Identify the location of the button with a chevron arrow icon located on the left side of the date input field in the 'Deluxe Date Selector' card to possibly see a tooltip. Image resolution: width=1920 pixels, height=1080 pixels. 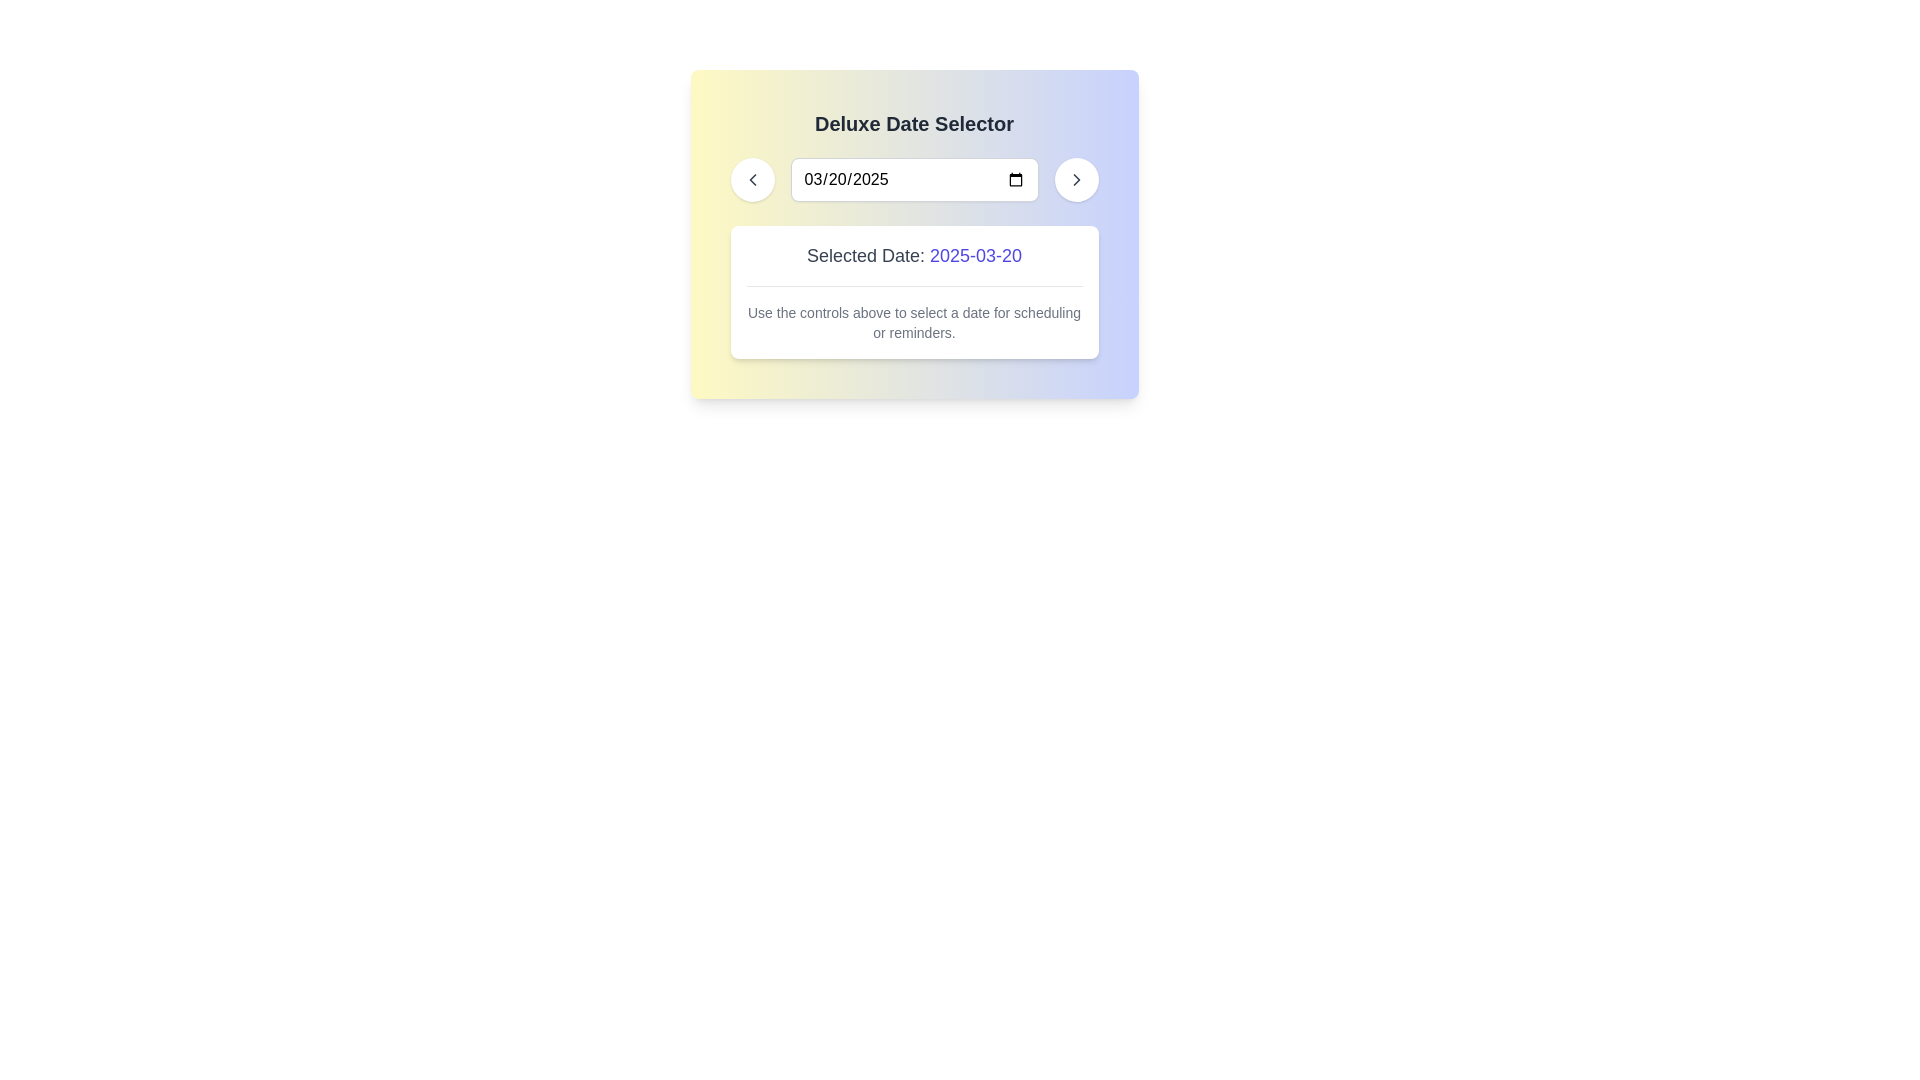
(751, 180).